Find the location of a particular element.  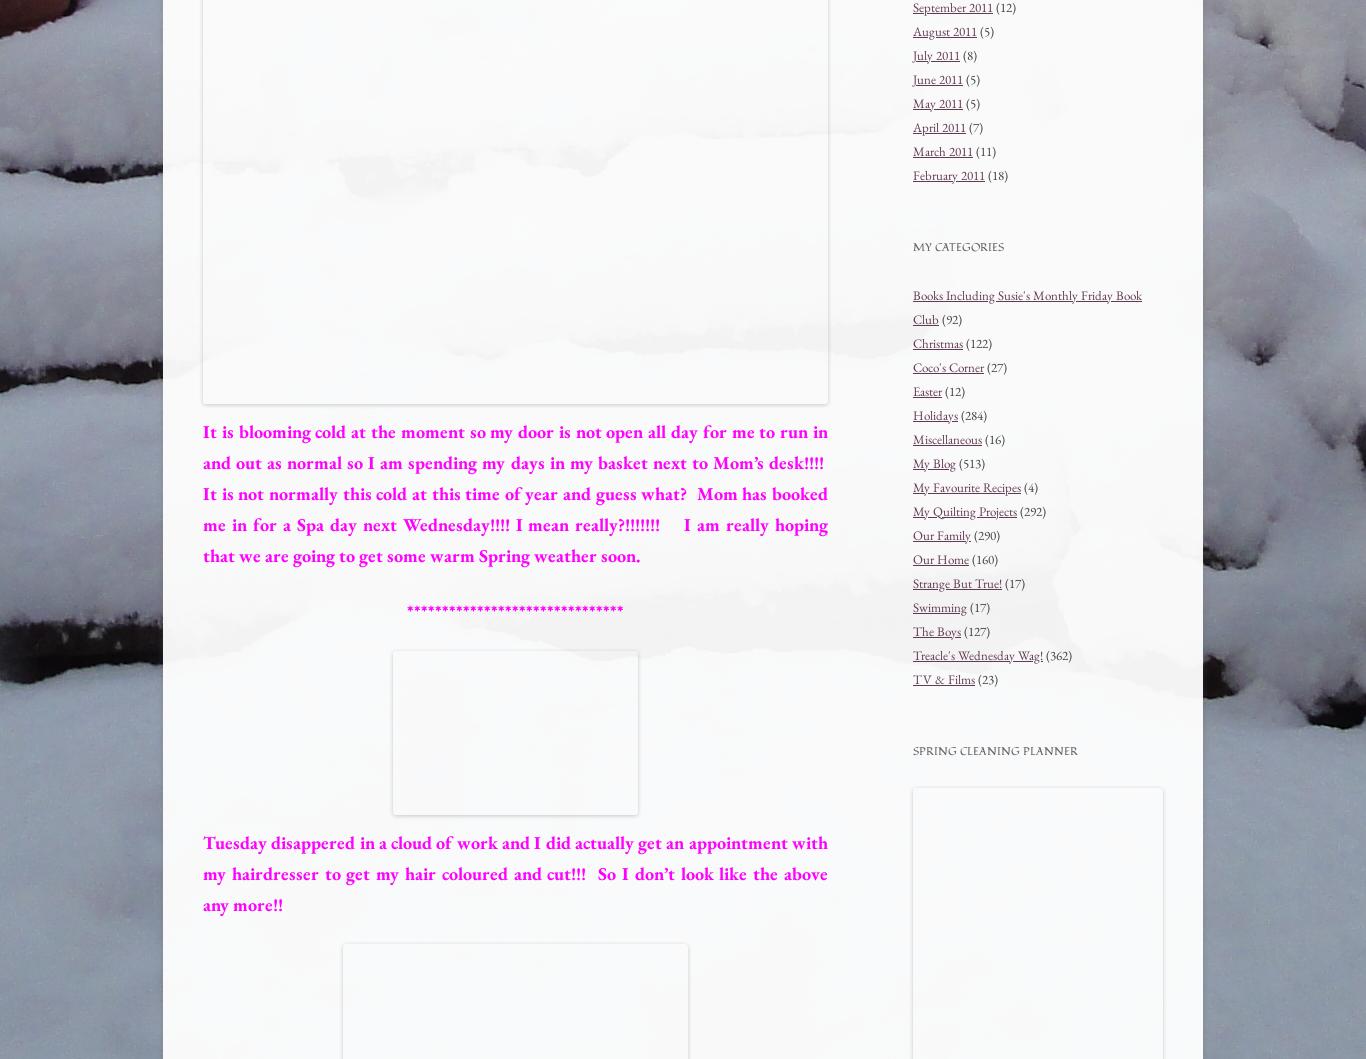

'Easter' is located at coordinates (913, 389).